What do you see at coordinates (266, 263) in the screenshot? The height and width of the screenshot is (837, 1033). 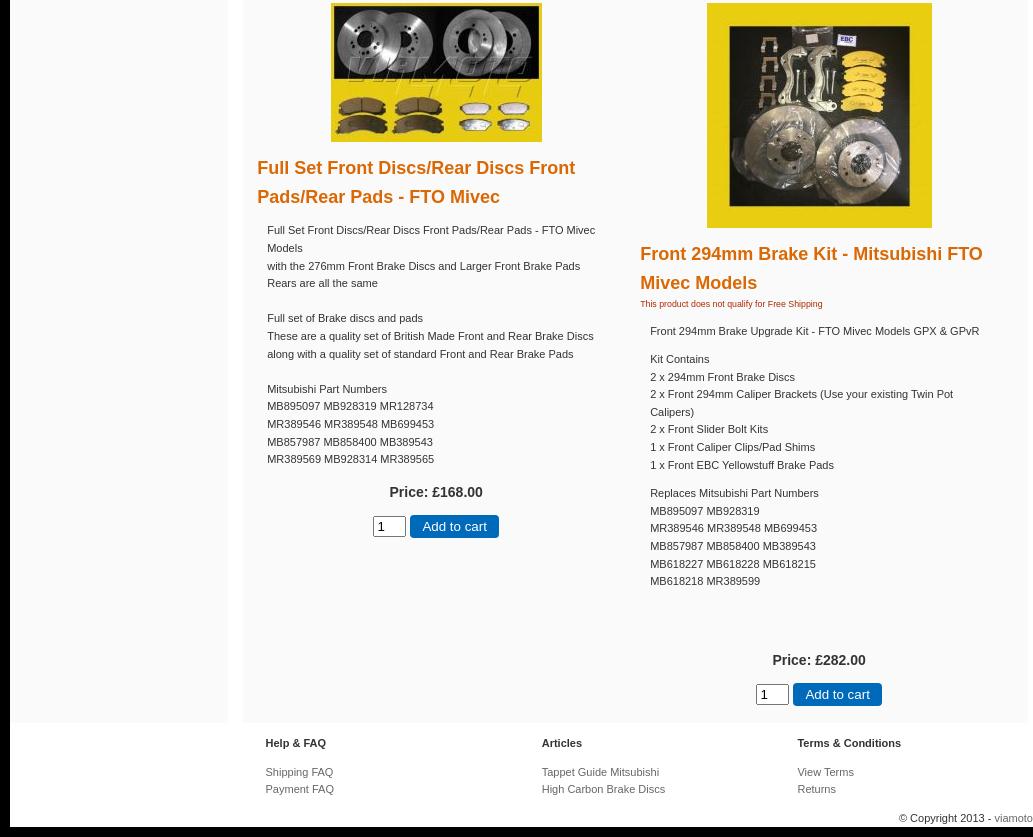 I see `'with the 276mm Front Brake Discs and Larger Front Brake Pads'` at bounding box center [266, 263].